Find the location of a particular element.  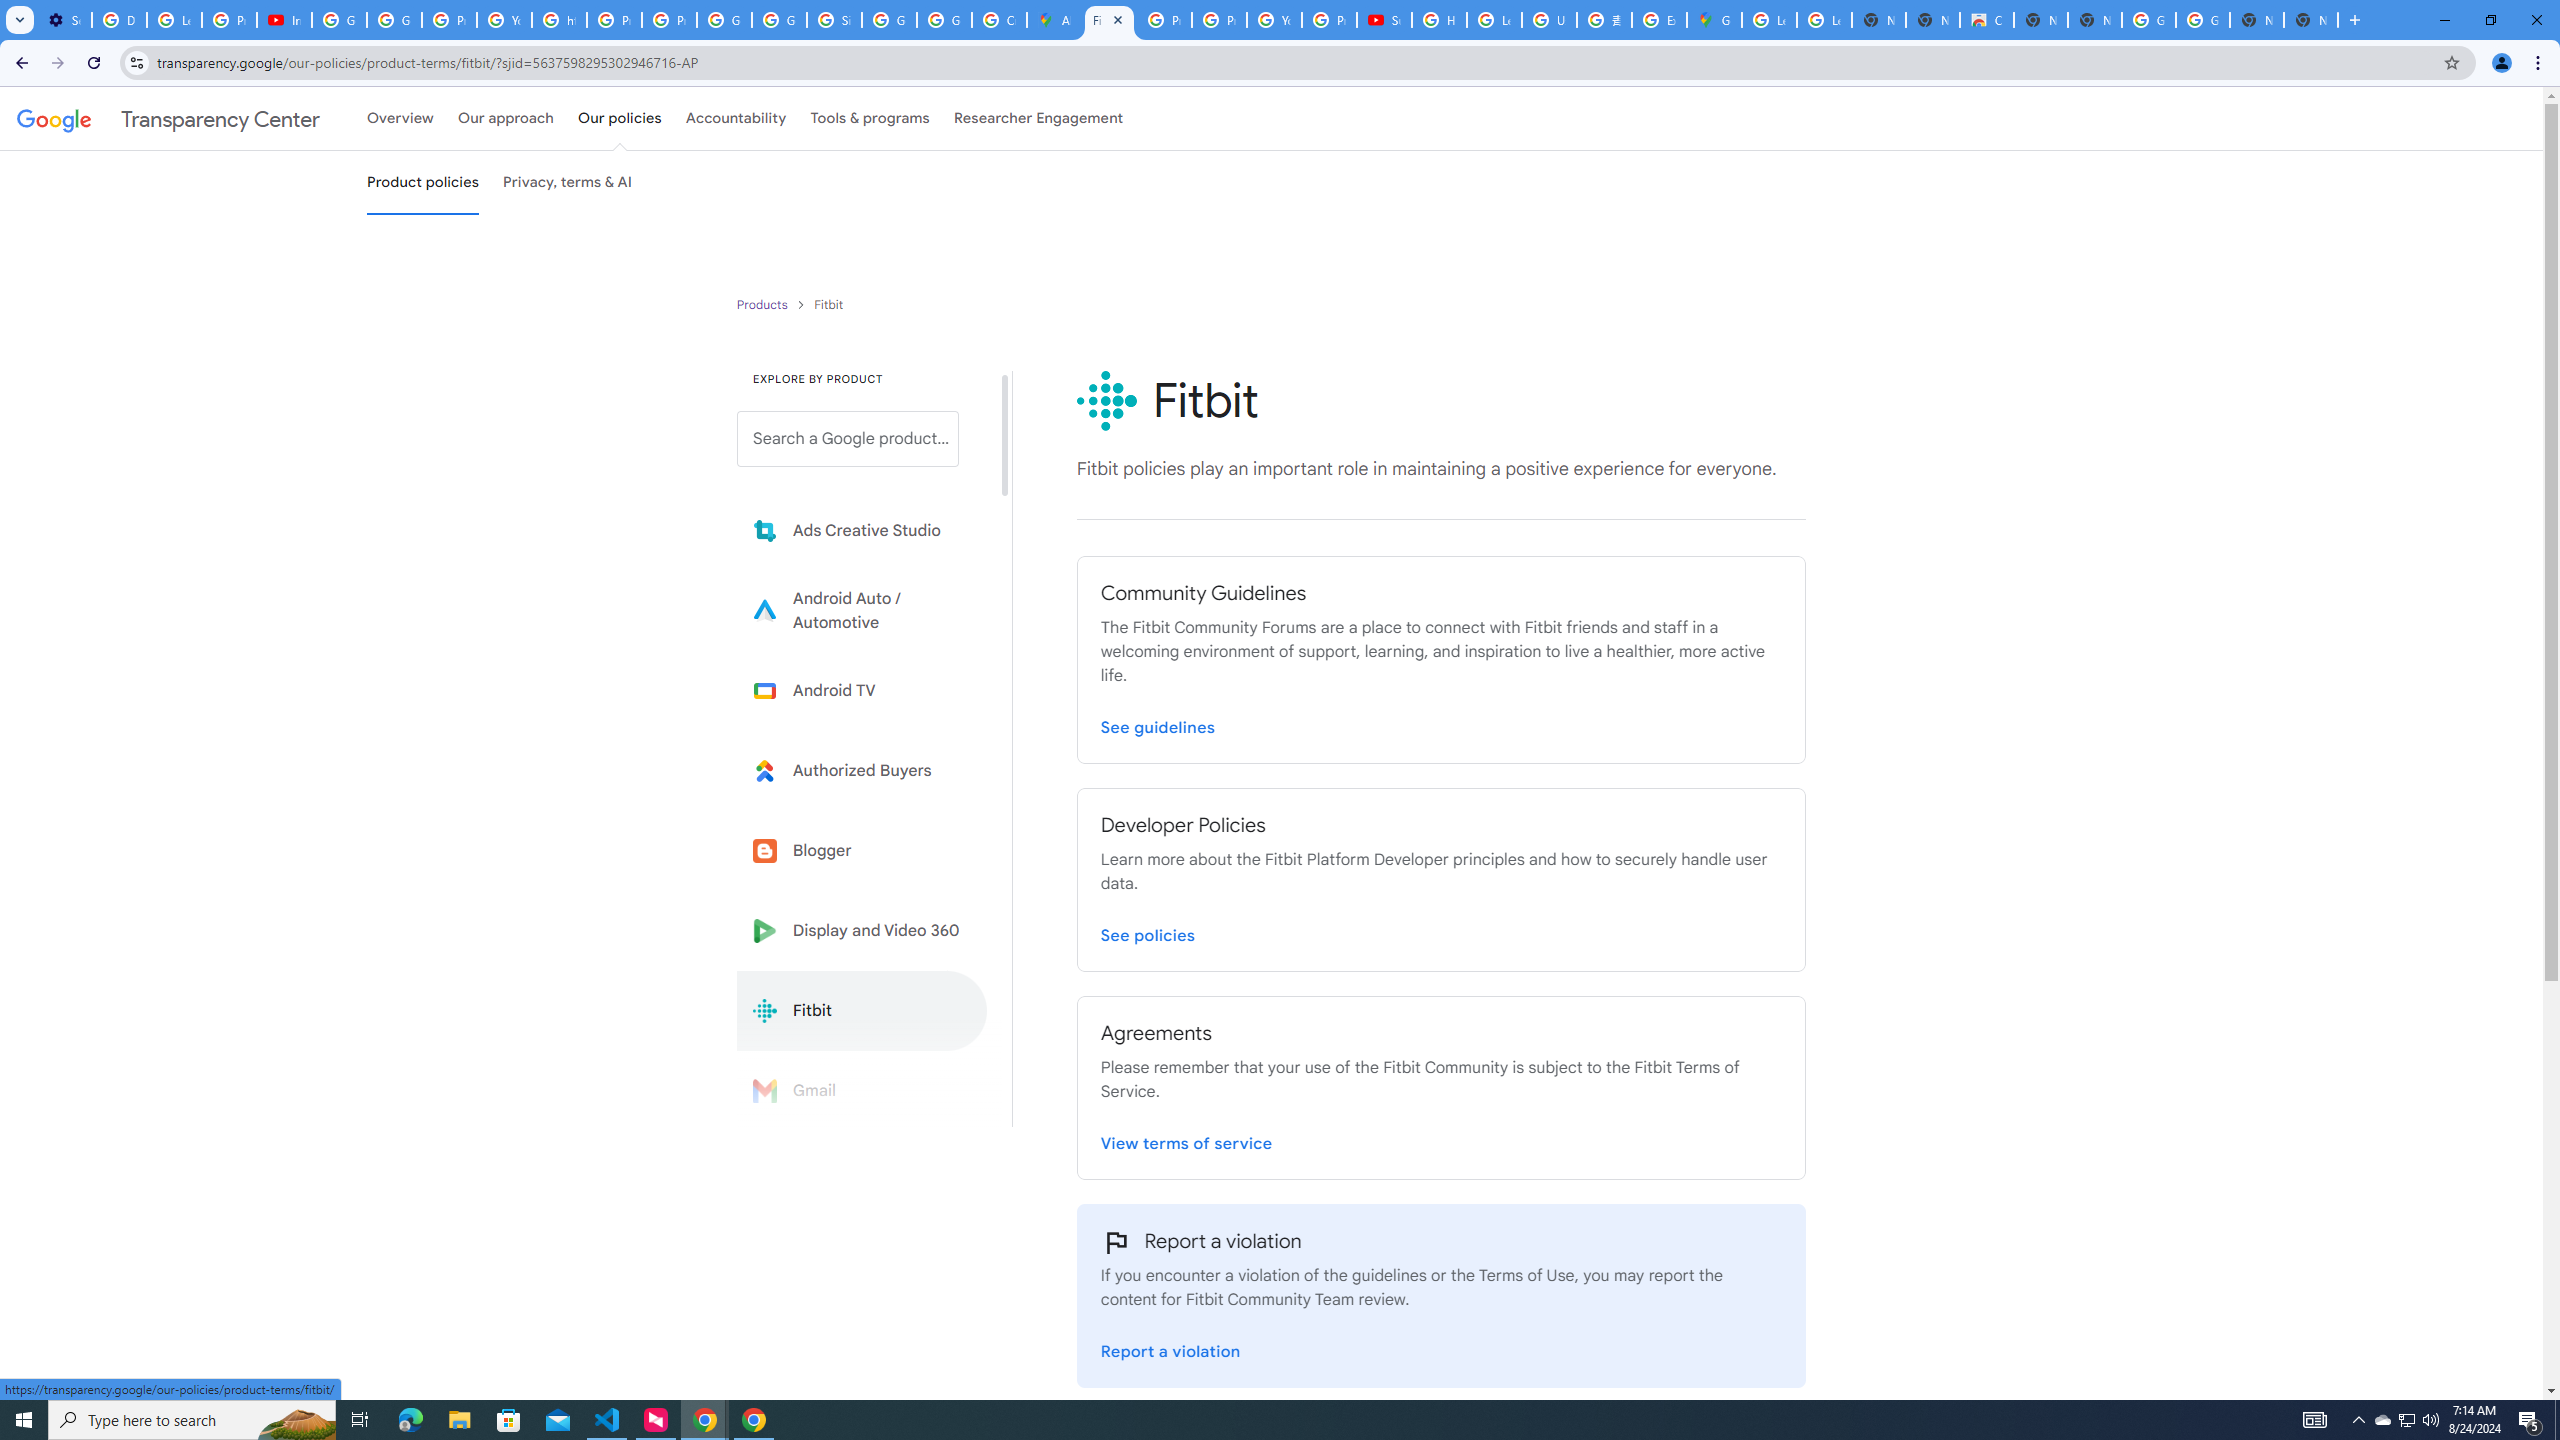

'Fitbit' is located at coordinates (861, 1010).